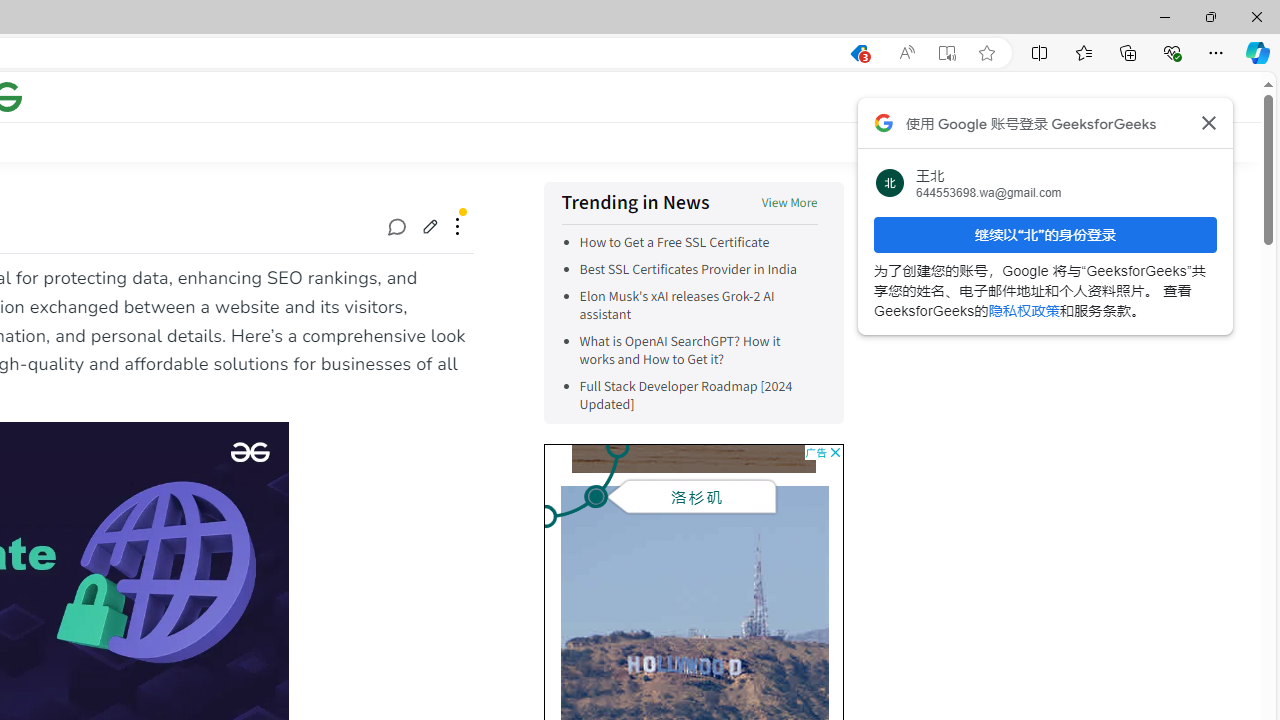 The width and height of the screenshot is (1280, 720). Describe the element at coordinates (698, 306) in the screenshot. I see `'Elon Musk'` at that location.